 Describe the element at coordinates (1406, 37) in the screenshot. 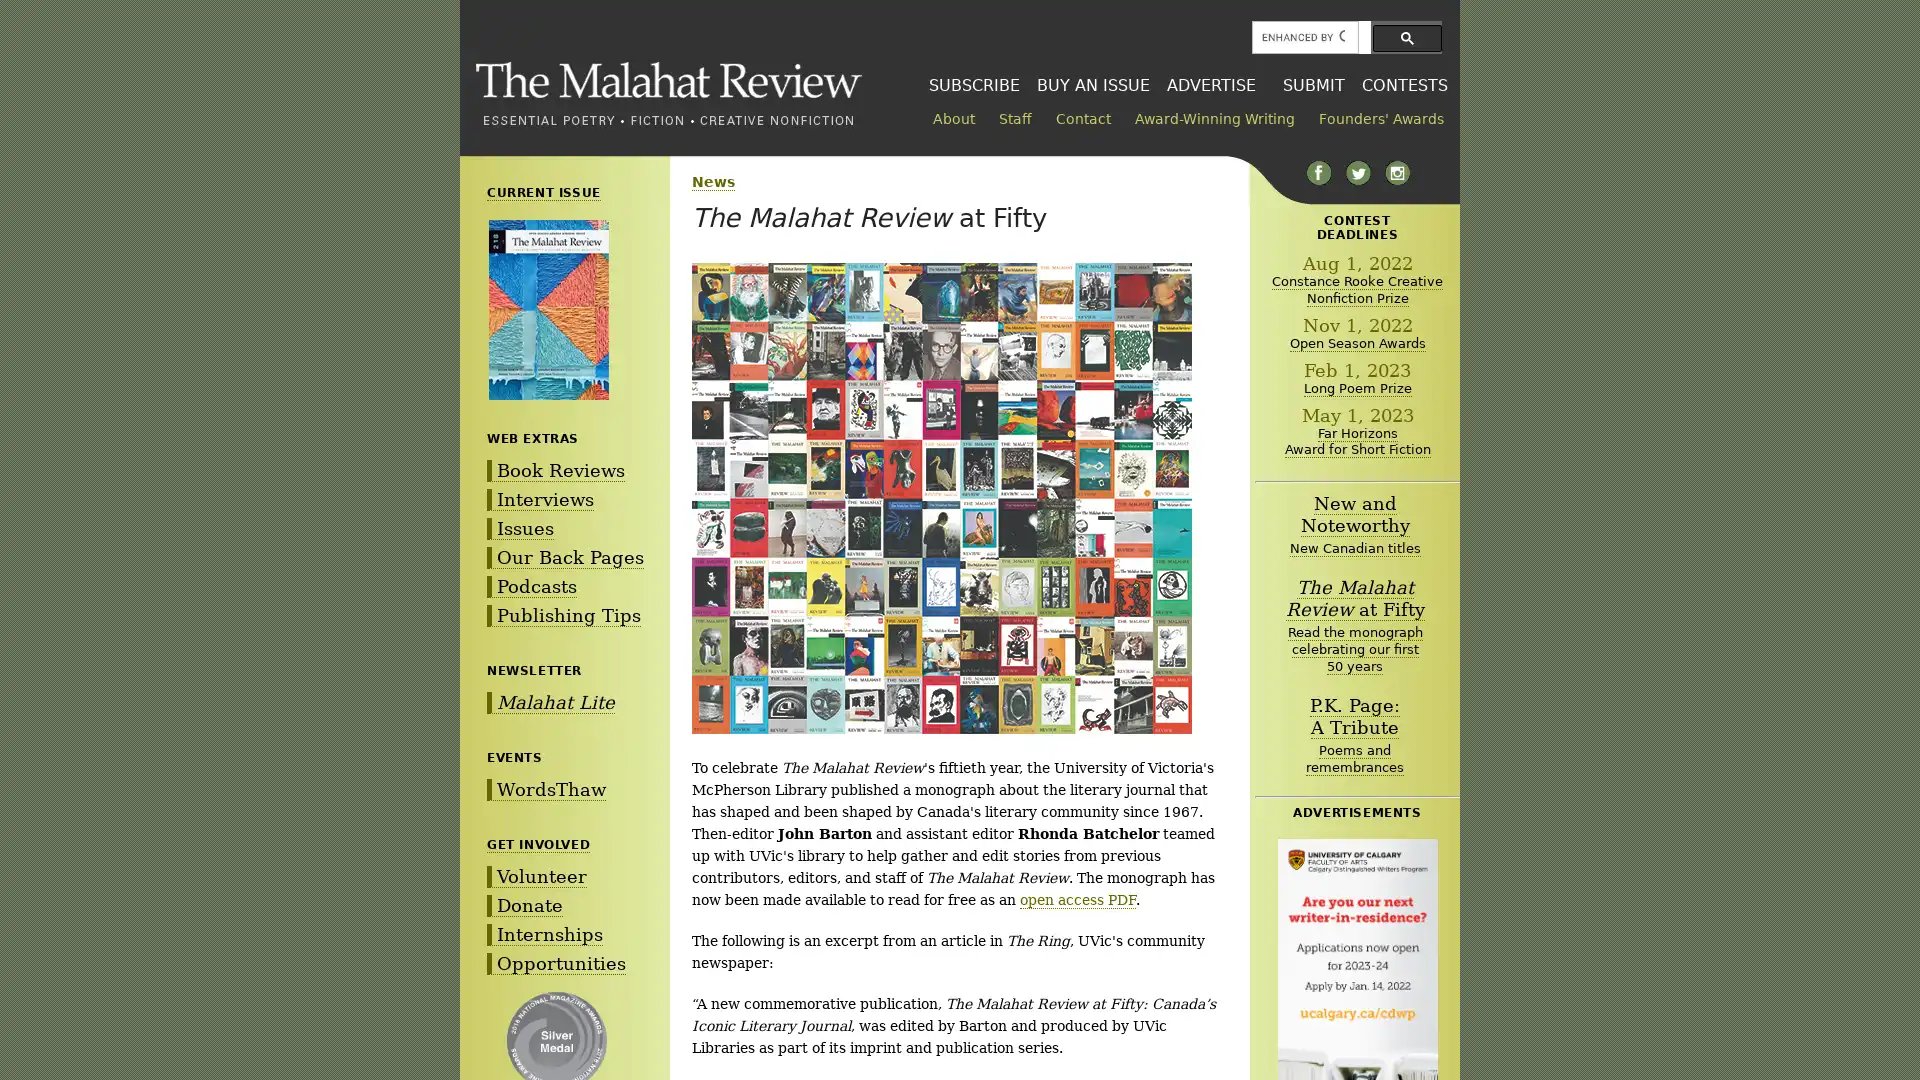

I see `search` at that location.